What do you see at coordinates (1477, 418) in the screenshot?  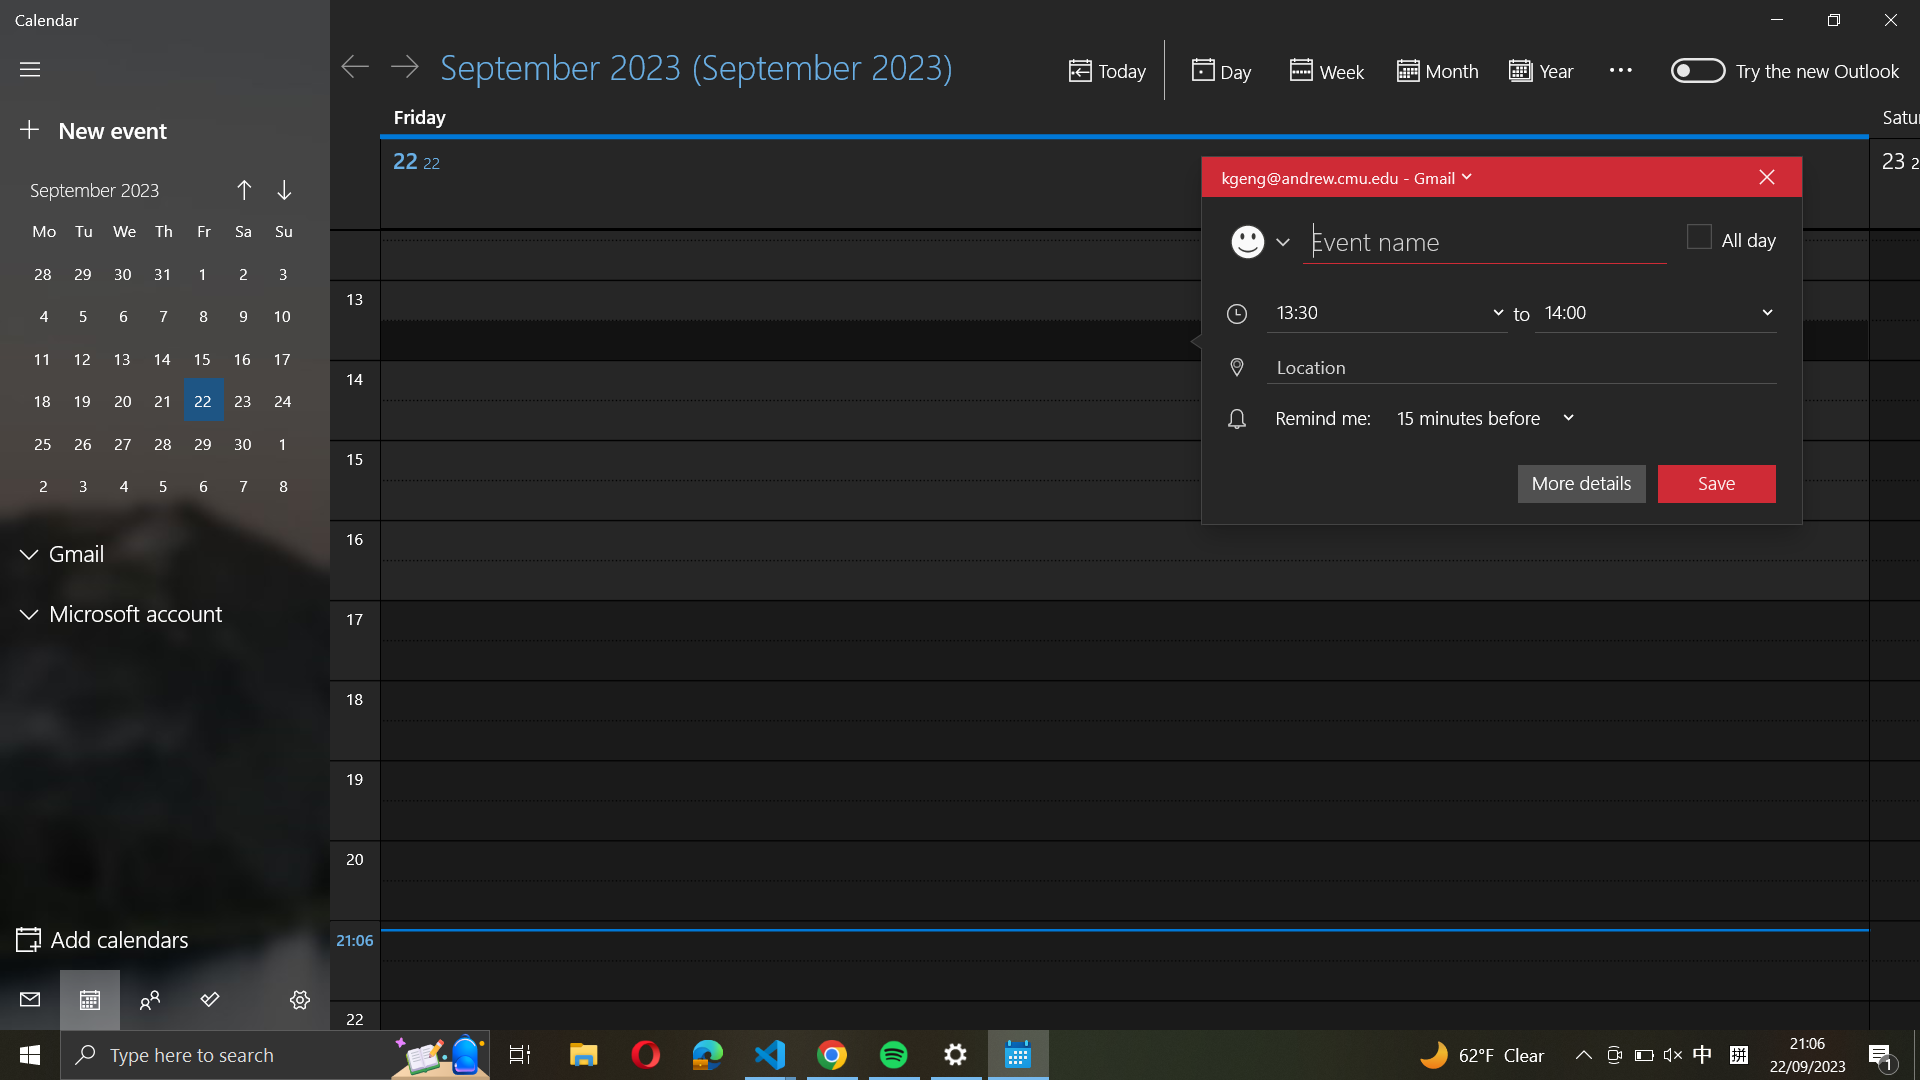 I see `event reminder to 30 minutes before` at bounding box center [1477, 418].